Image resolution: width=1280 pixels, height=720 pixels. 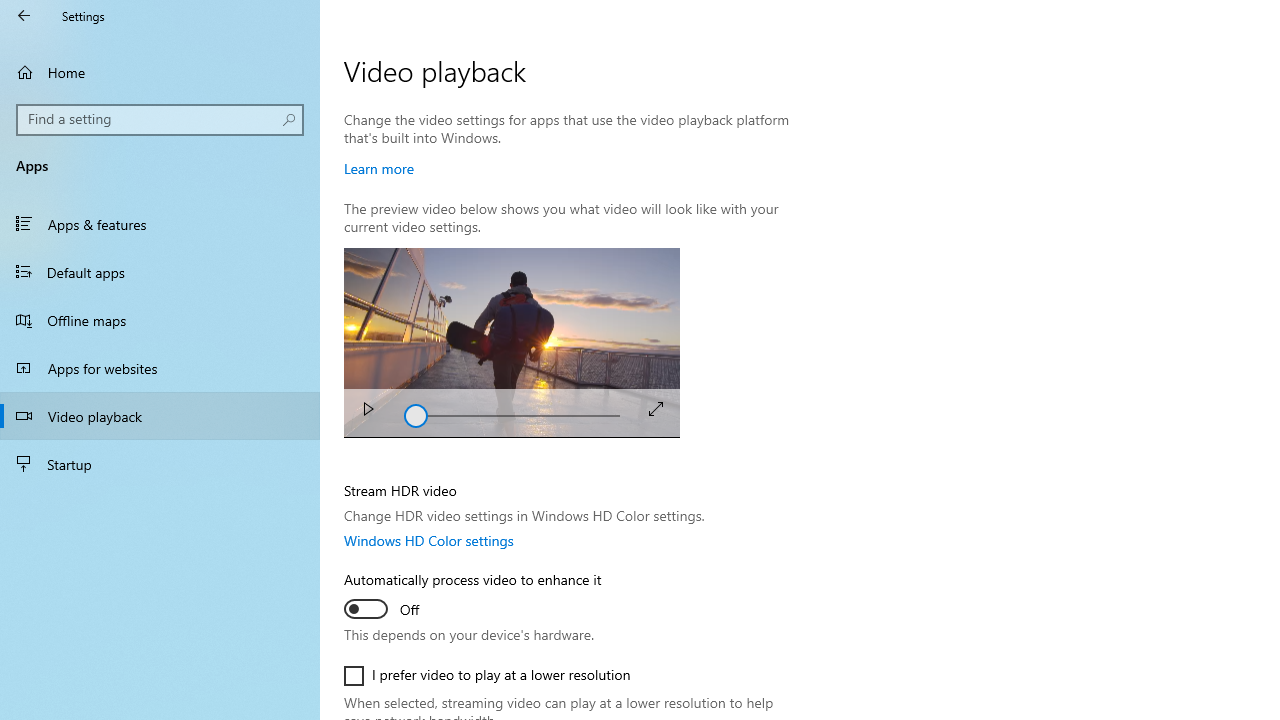 I want to click on 'Seek', so click(x=512, y=412).